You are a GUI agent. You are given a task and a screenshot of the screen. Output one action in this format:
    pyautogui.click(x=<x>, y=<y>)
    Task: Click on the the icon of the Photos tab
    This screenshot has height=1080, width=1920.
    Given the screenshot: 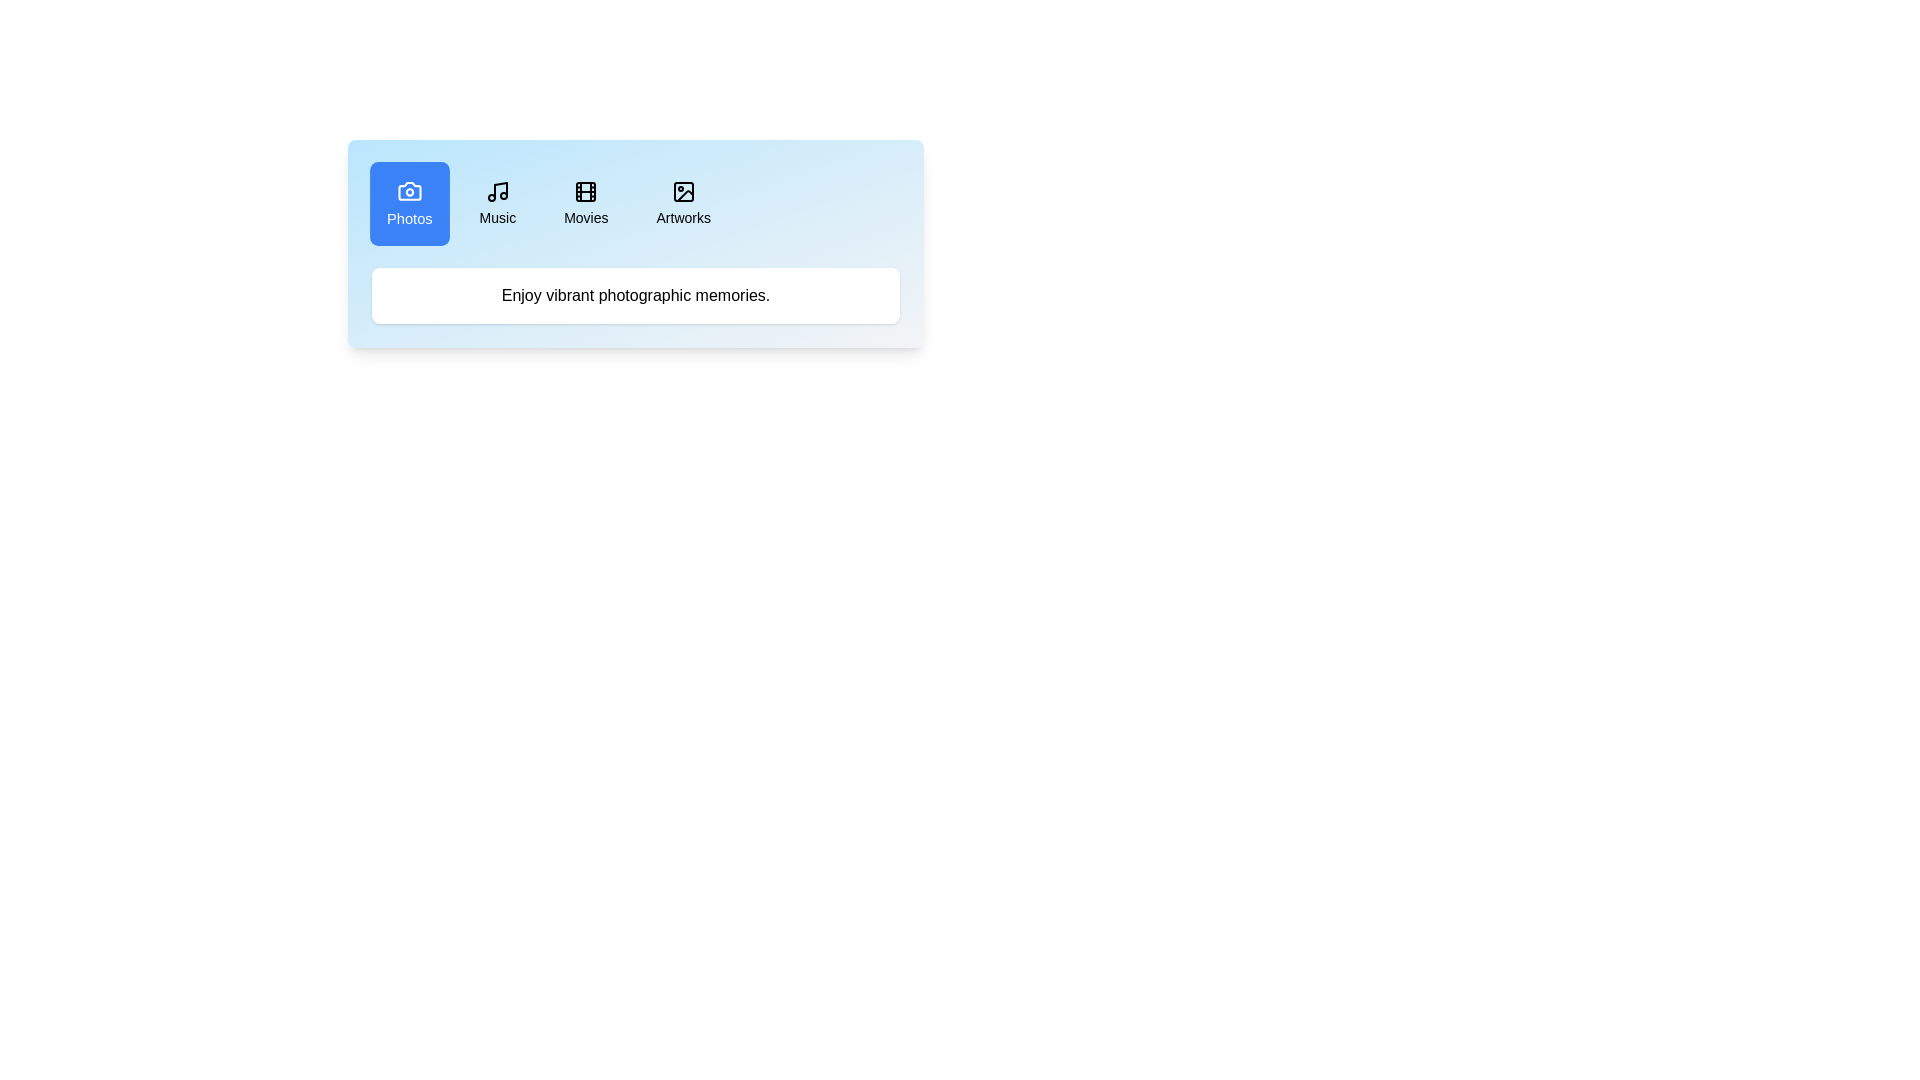 What is the action you would take?
    pyautogui.click(x=408, y=191)
    